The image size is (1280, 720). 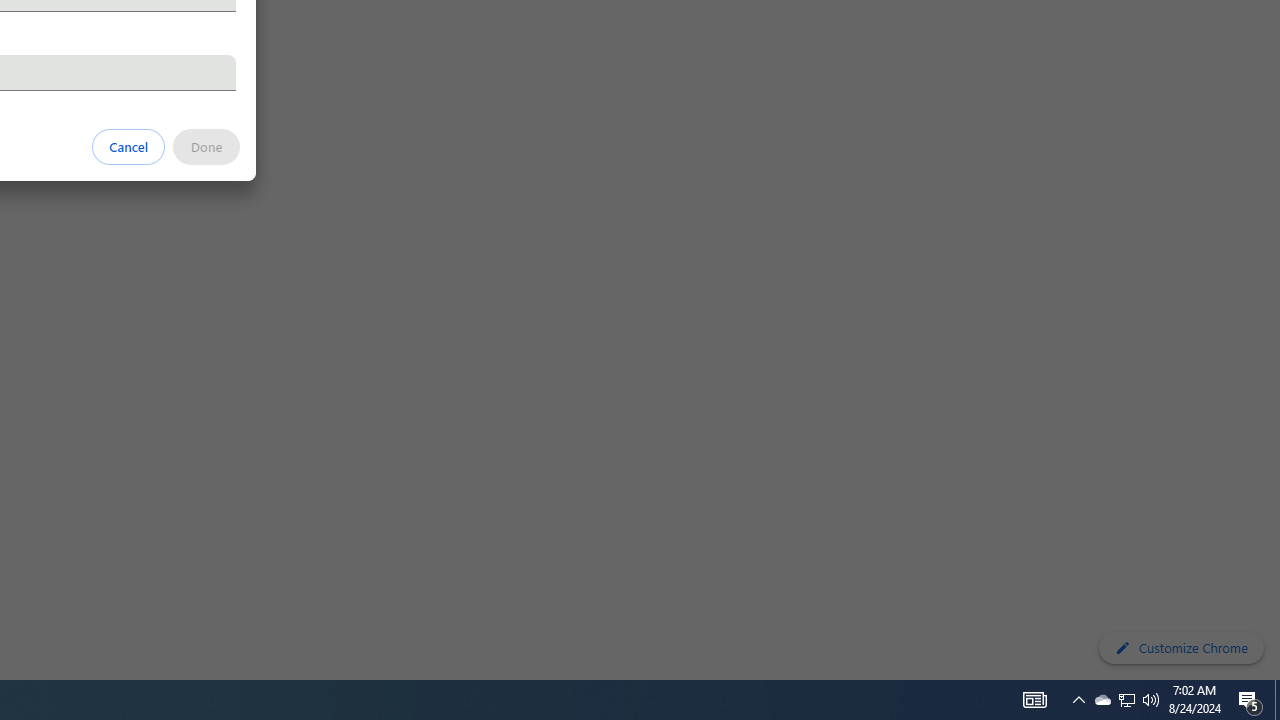 What do you see at coordinates (1276, 698) in the screenshot?
I see `'Show desktop'` at bounding box center [1276, 698].